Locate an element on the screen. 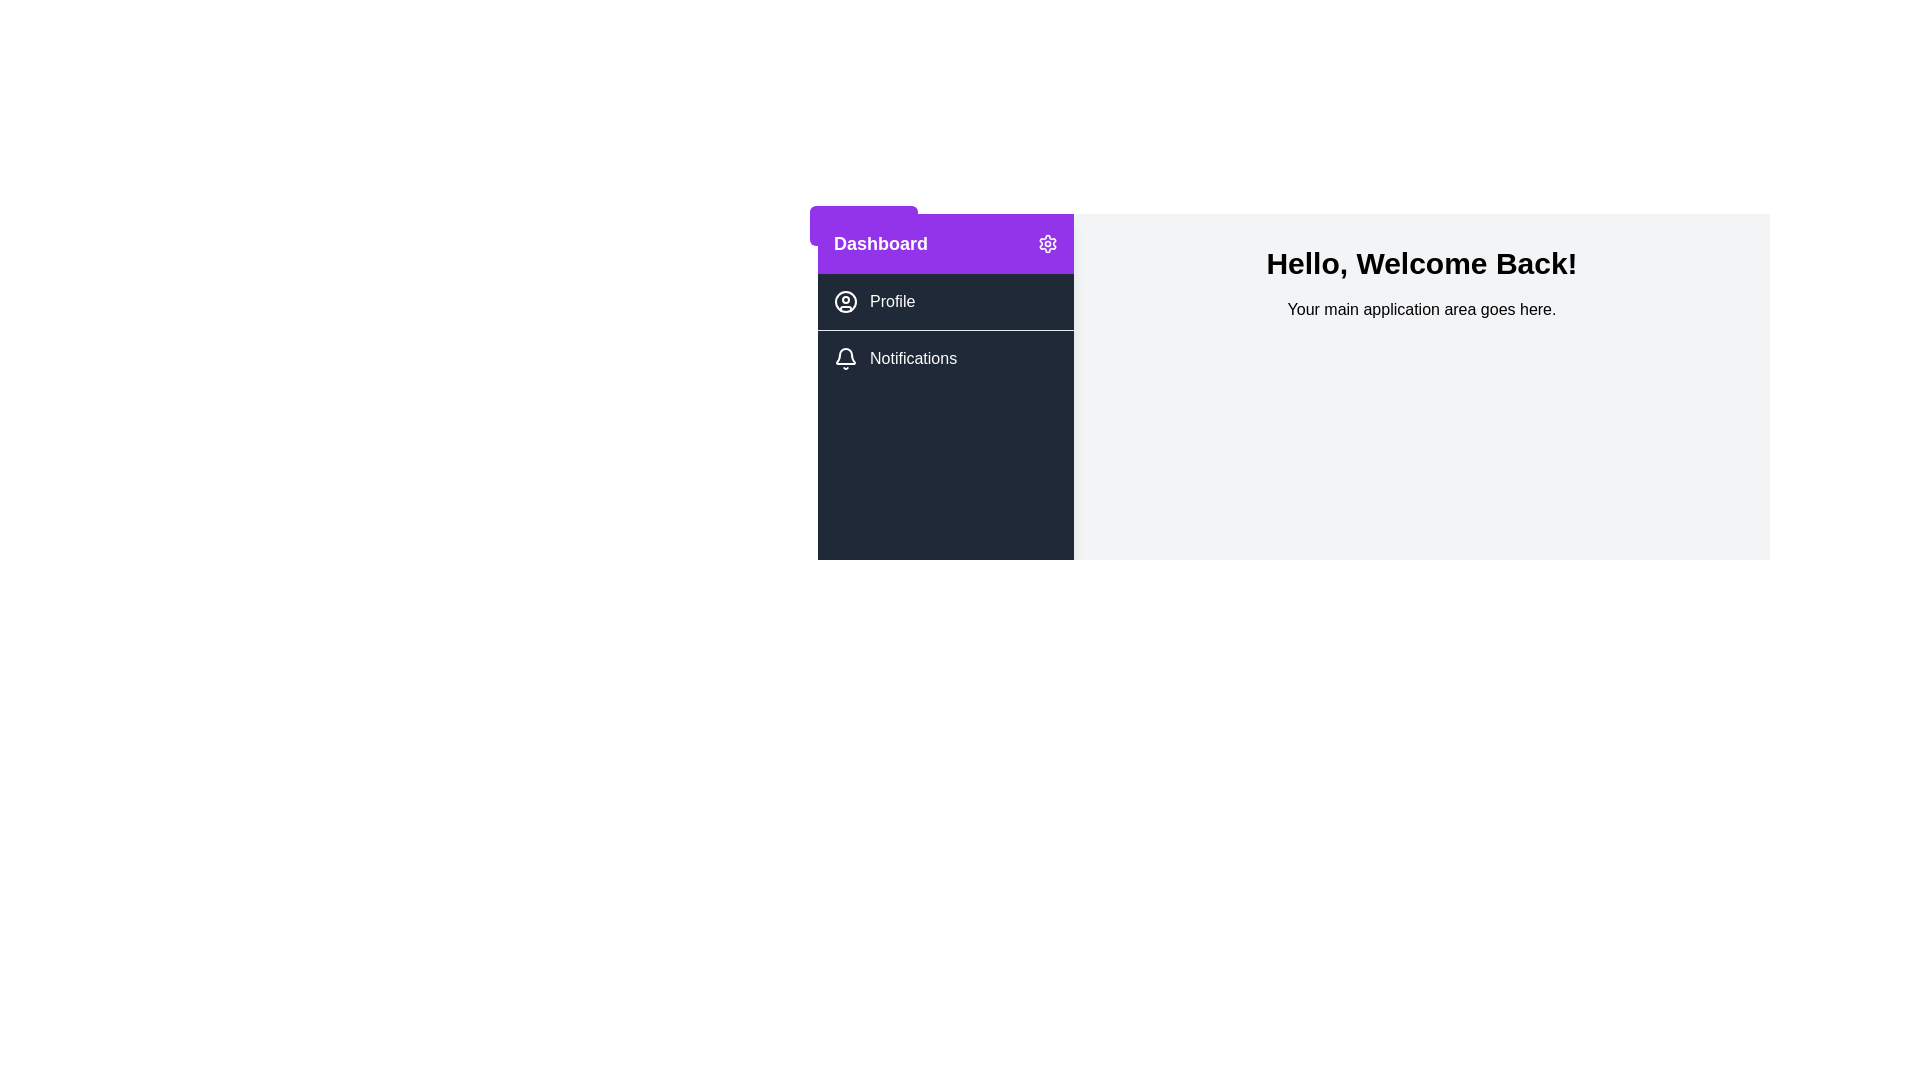 The height and width of the screenshot is (1080, 1920). the gear-shaped icon button with a purple background located in the top-right corner of the purple 'Dashboard' top bar is located at coordinates (1046, 242).